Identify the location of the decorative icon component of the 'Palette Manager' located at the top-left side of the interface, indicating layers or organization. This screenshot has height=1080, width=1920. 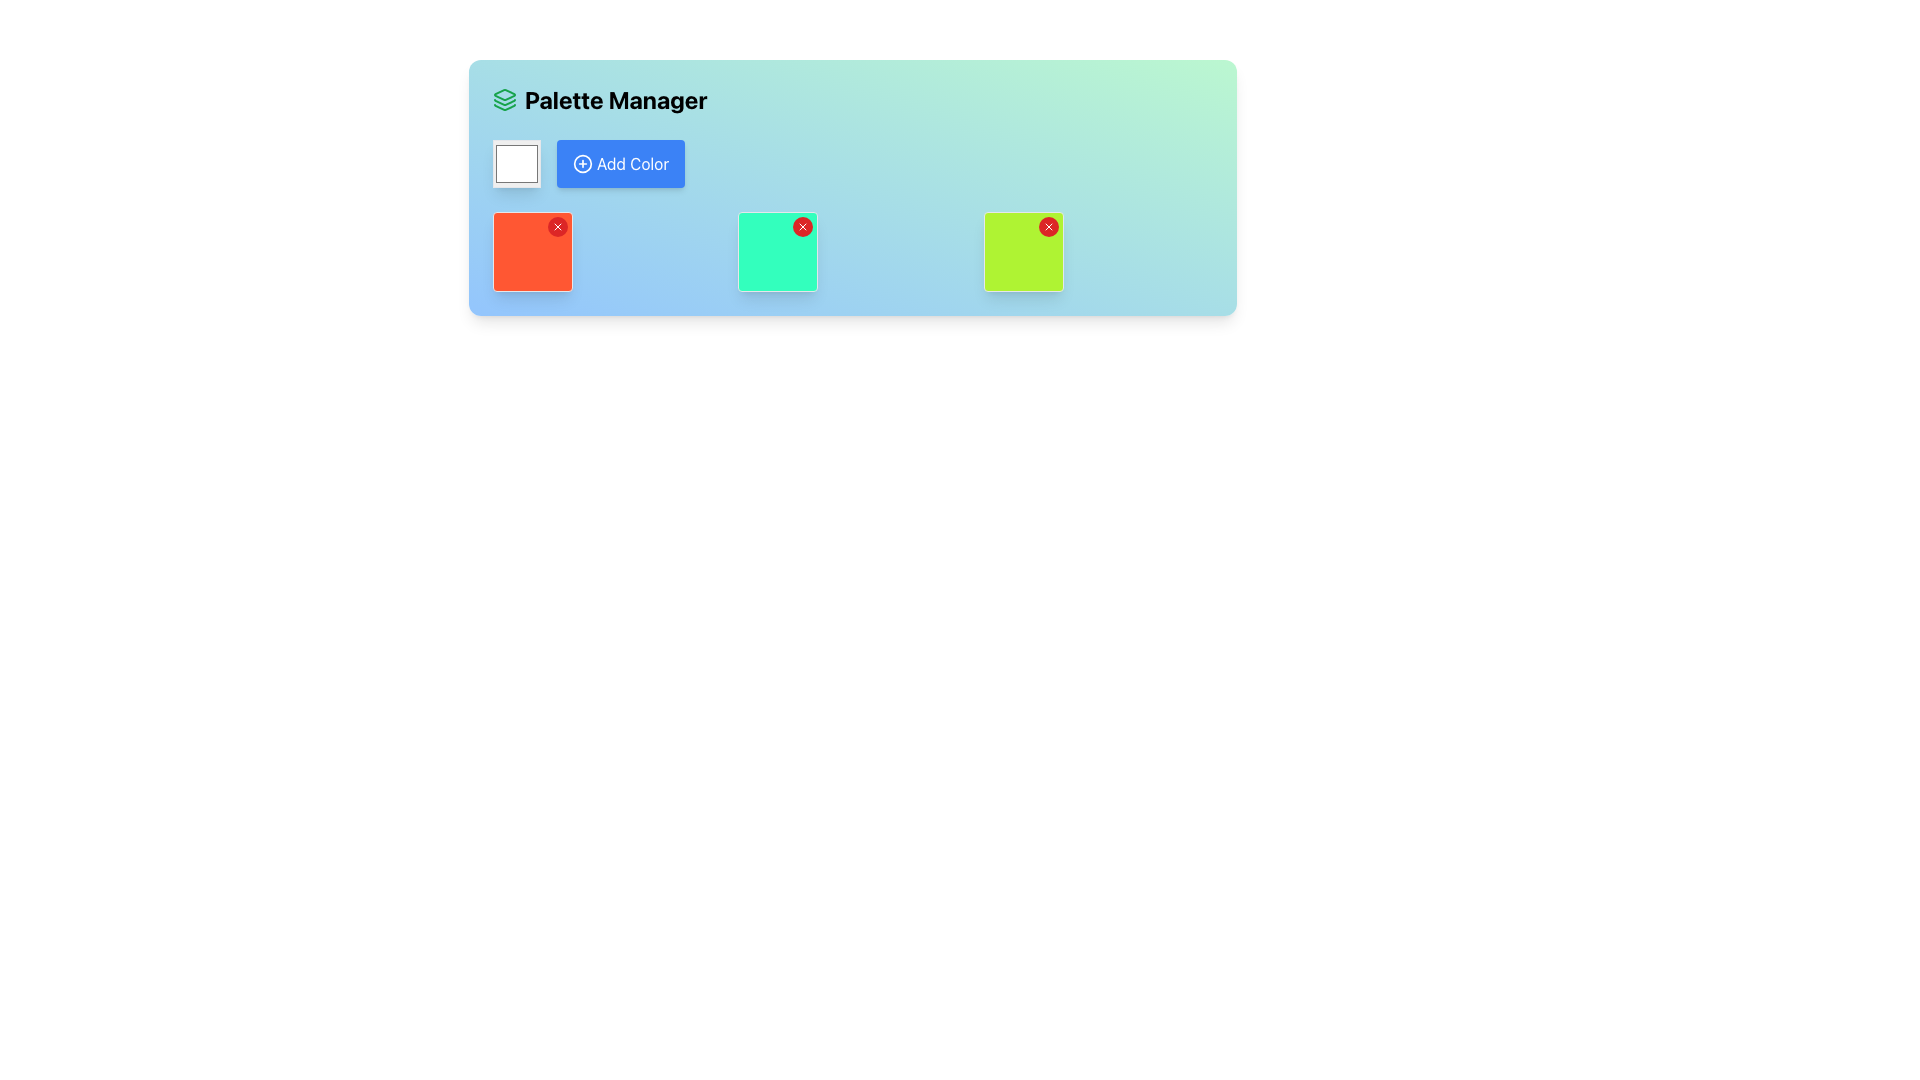
(504, 95).